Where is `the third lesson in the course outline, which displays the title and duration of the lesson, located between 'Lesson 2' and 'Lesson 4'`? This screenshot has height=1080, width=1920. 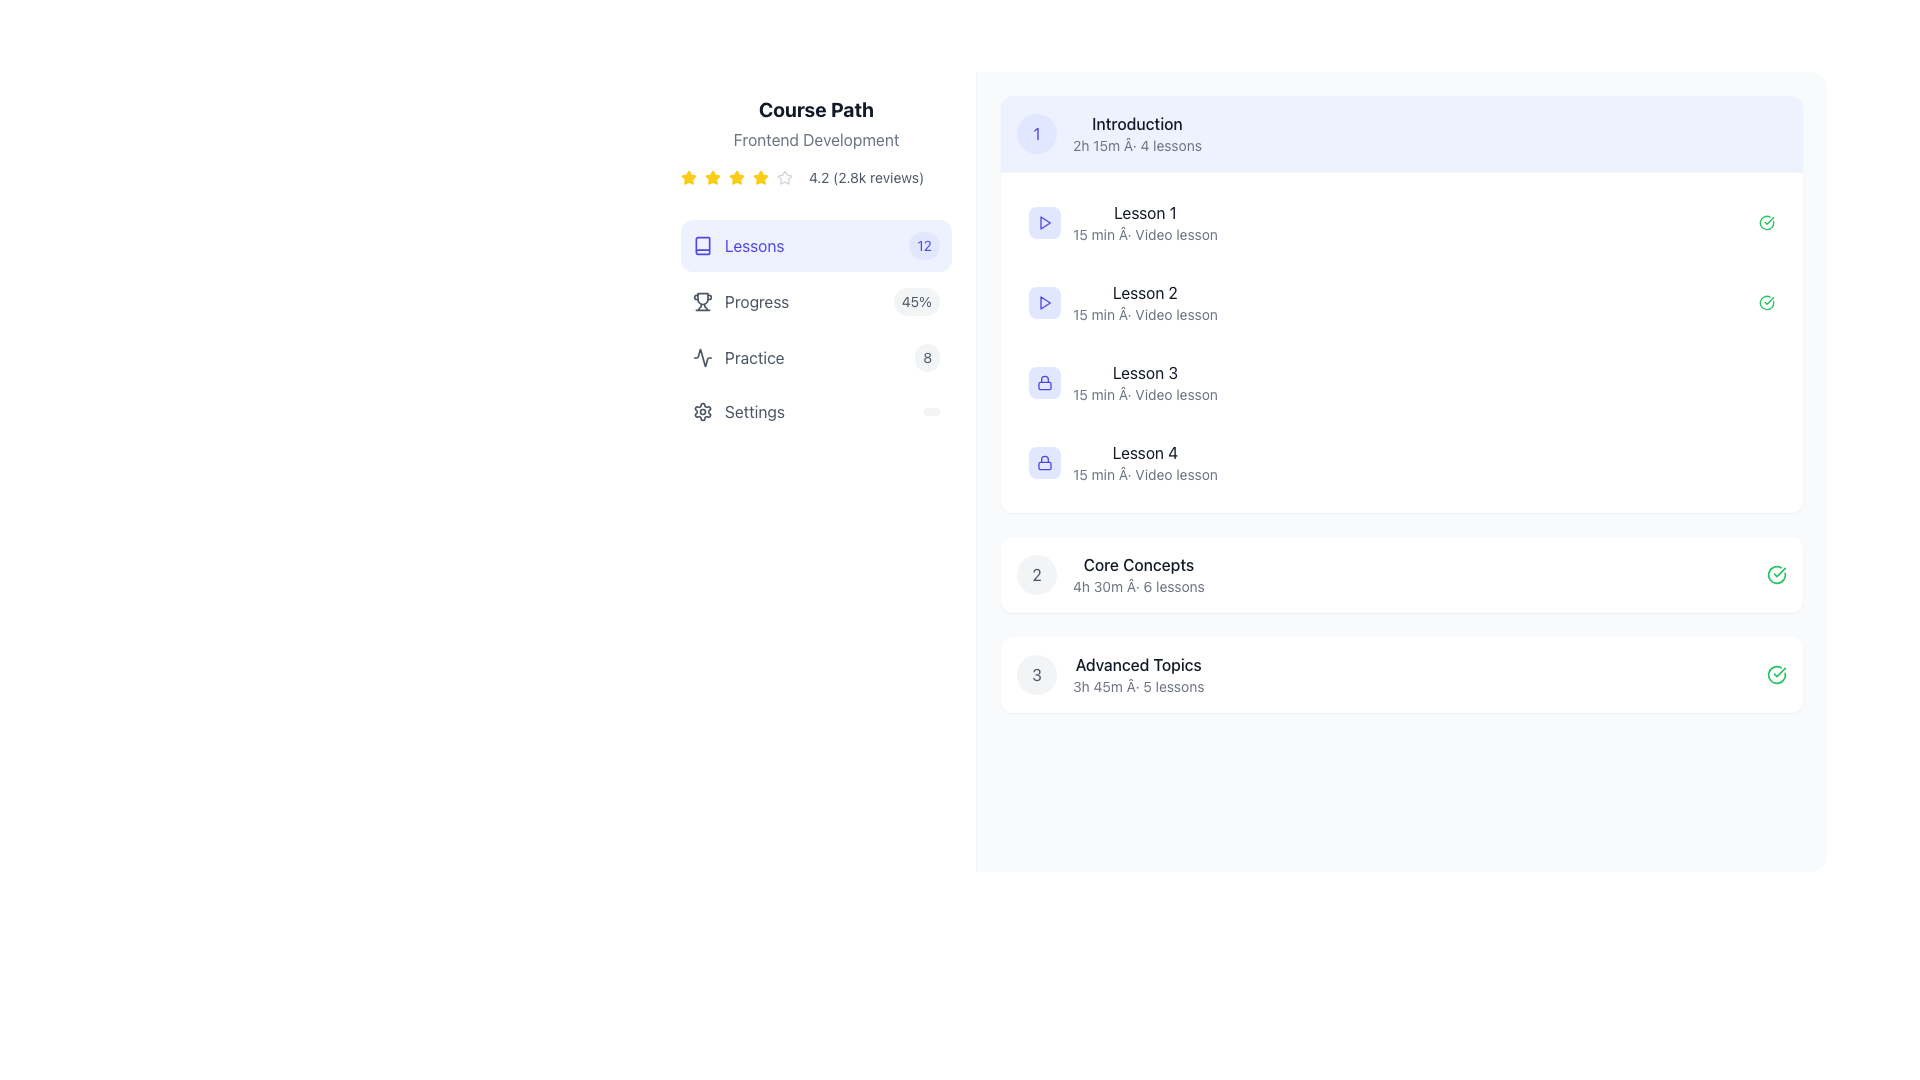 the third lesson in the course outline, which displays the title and duration of the lesson, located between 'Lesson 2' and 'Lesson 4' is located at coordinates (1145, 382).